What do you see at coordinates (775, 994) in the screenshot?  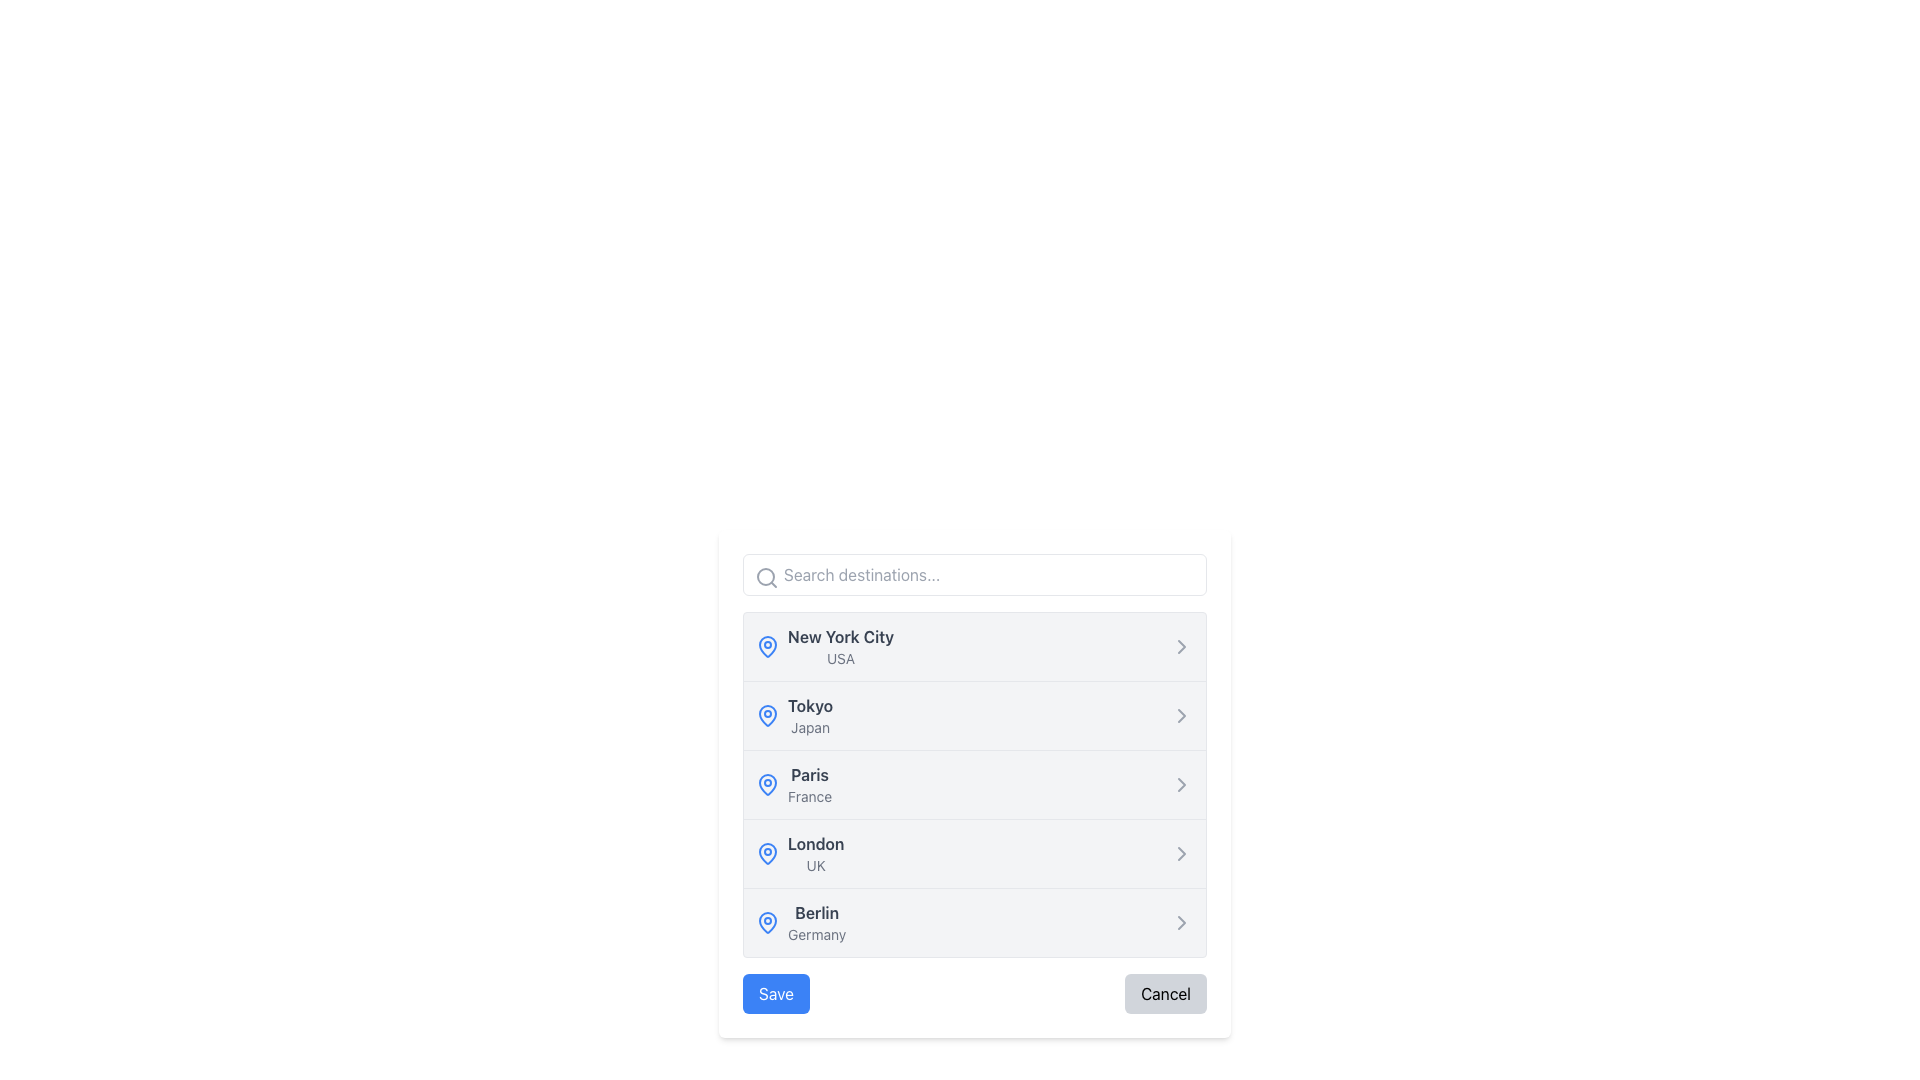 I see `the blue 'Save' button located at the bottom left of the interface` at bounding box center [775, 994].